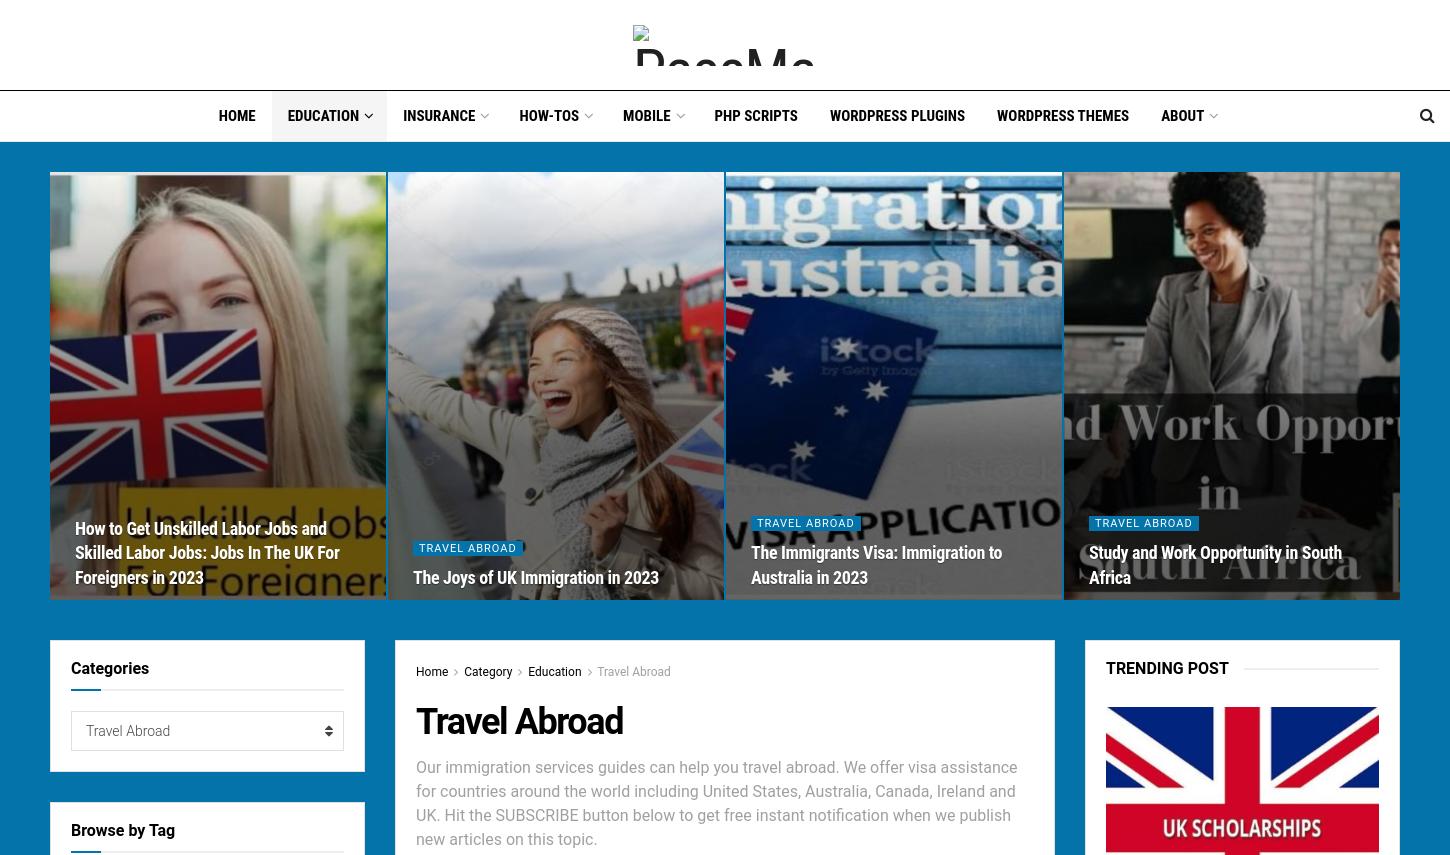 This screenshot has height=855, width=1450. Describe the element at coordinates (715, 803) in the screenshot. I see `'Our immigration services guides can help you travel abroad. We offer visa assistance for countries around the world including United States, Australia, Canada, Ireland and UK.  Hit the SUBSCRIBE button below to get free instant notification when we publish new articles on this topic.'` at that location.